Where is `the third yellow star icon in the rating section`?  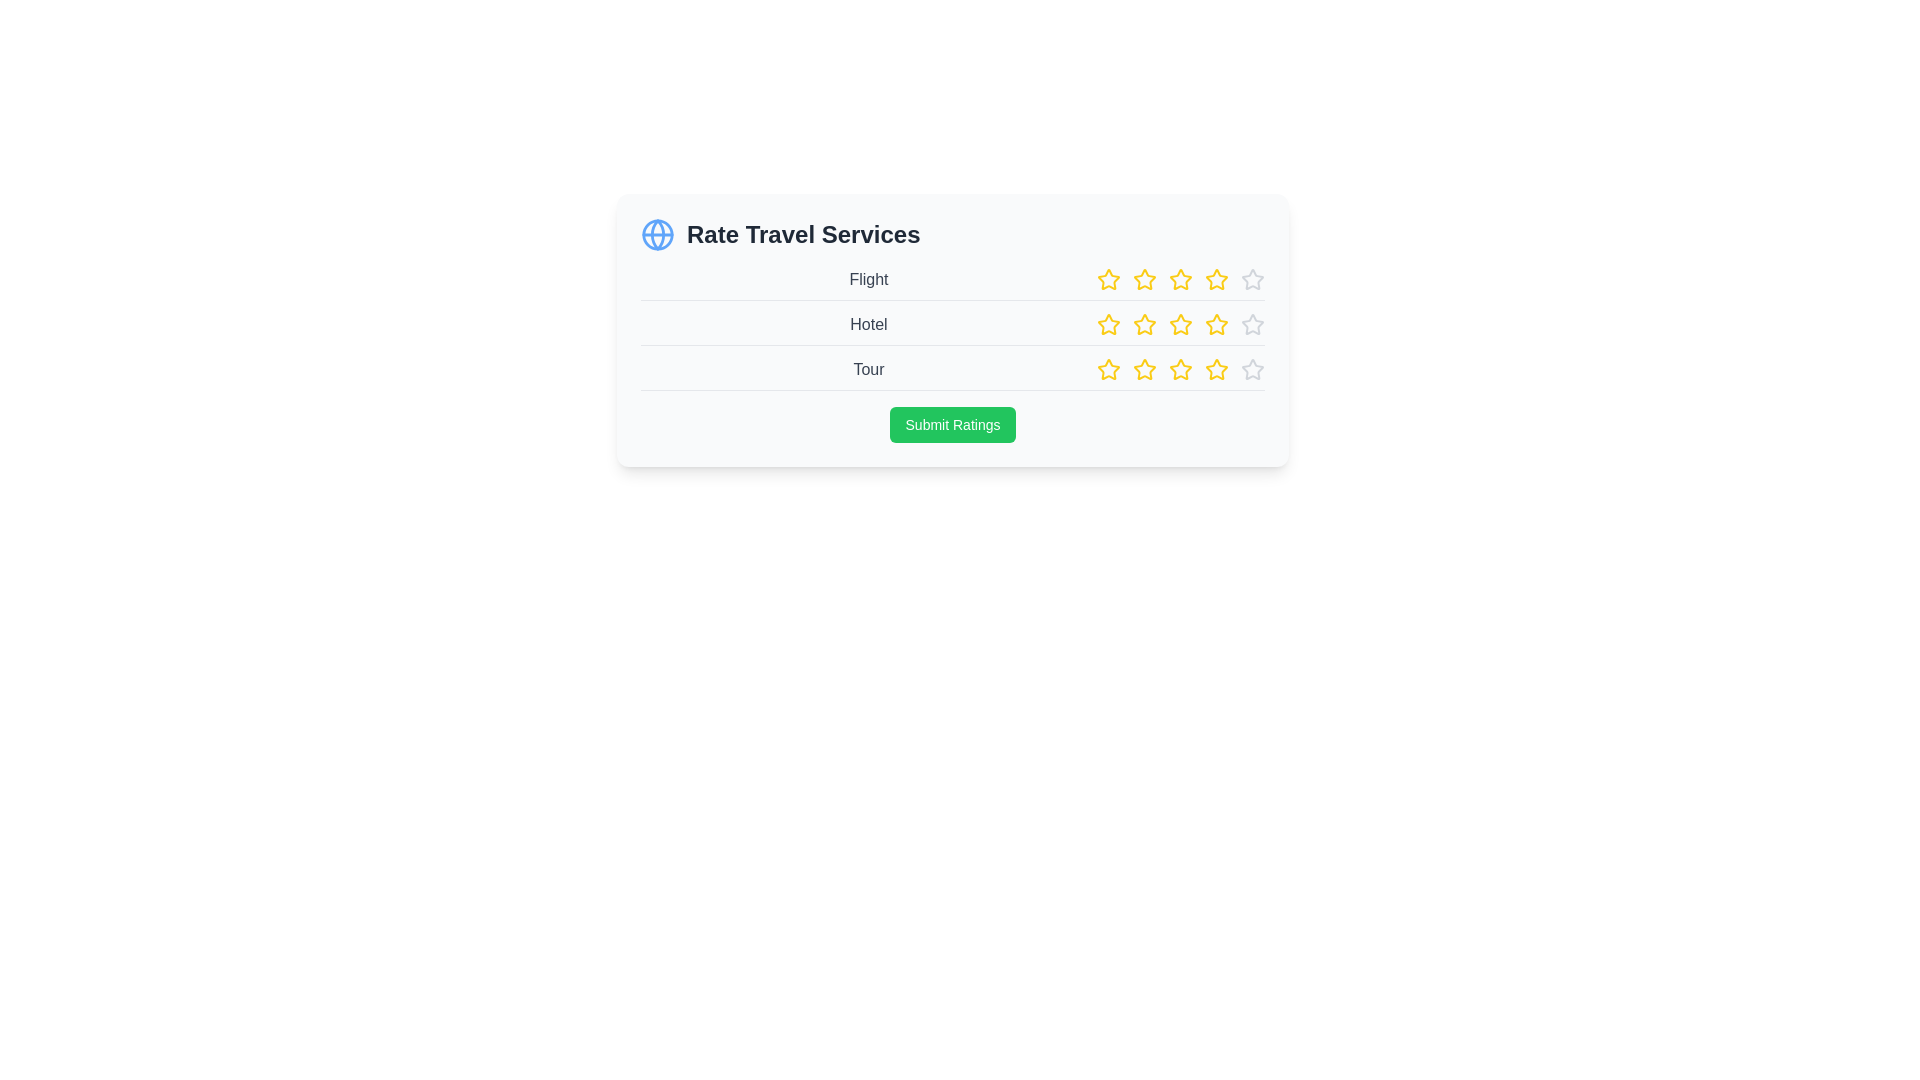
the third yellow star icon in the rating section is located at coordinates (1180, 280).